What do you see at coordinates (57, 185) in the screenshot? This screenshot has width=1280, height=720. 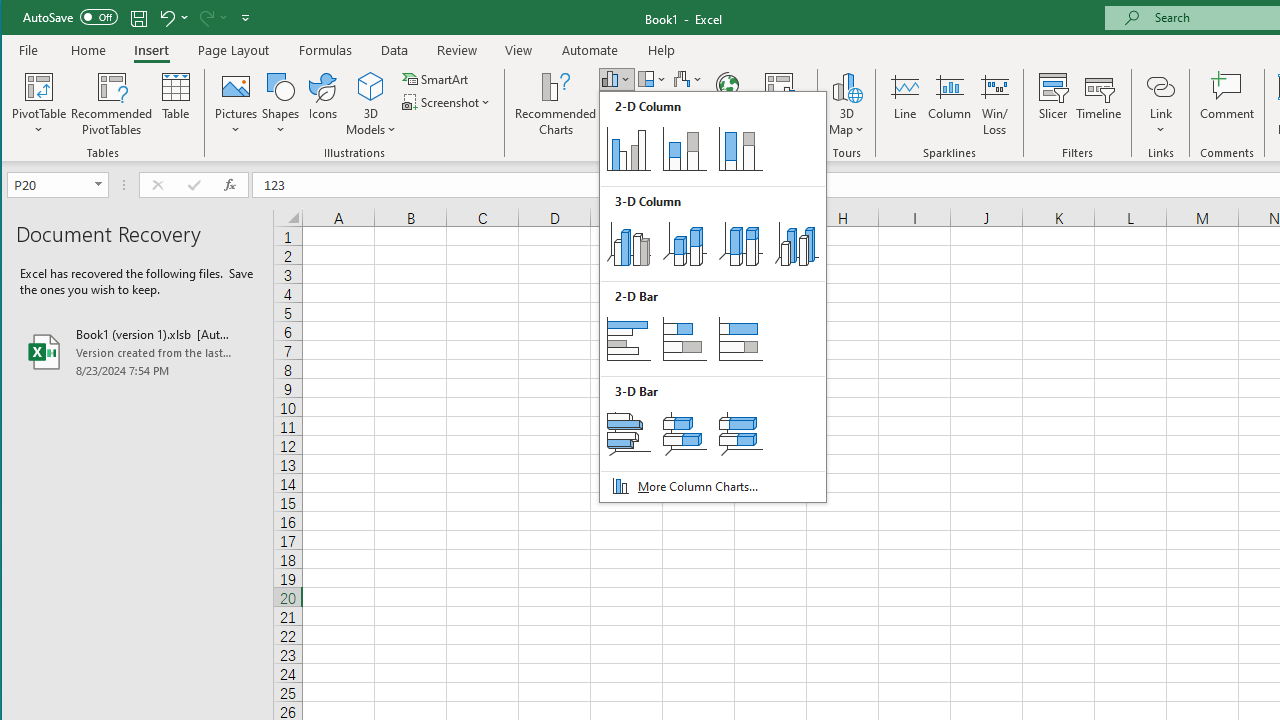 I see `'Name Box'` at bounding box center [57, 185].